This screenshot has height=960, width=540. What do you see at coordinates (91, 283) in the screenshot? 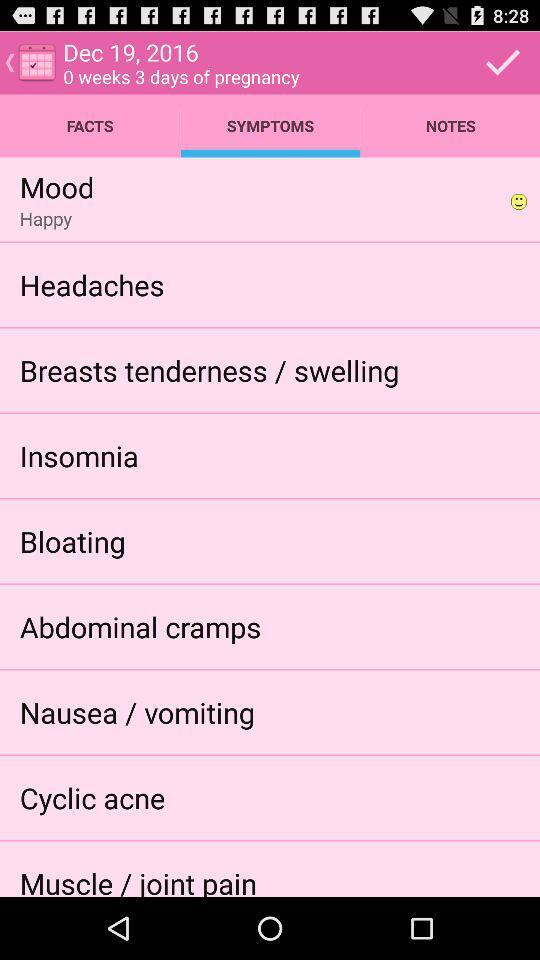
I see `the headaches icon` at bounding box center [91, 283].